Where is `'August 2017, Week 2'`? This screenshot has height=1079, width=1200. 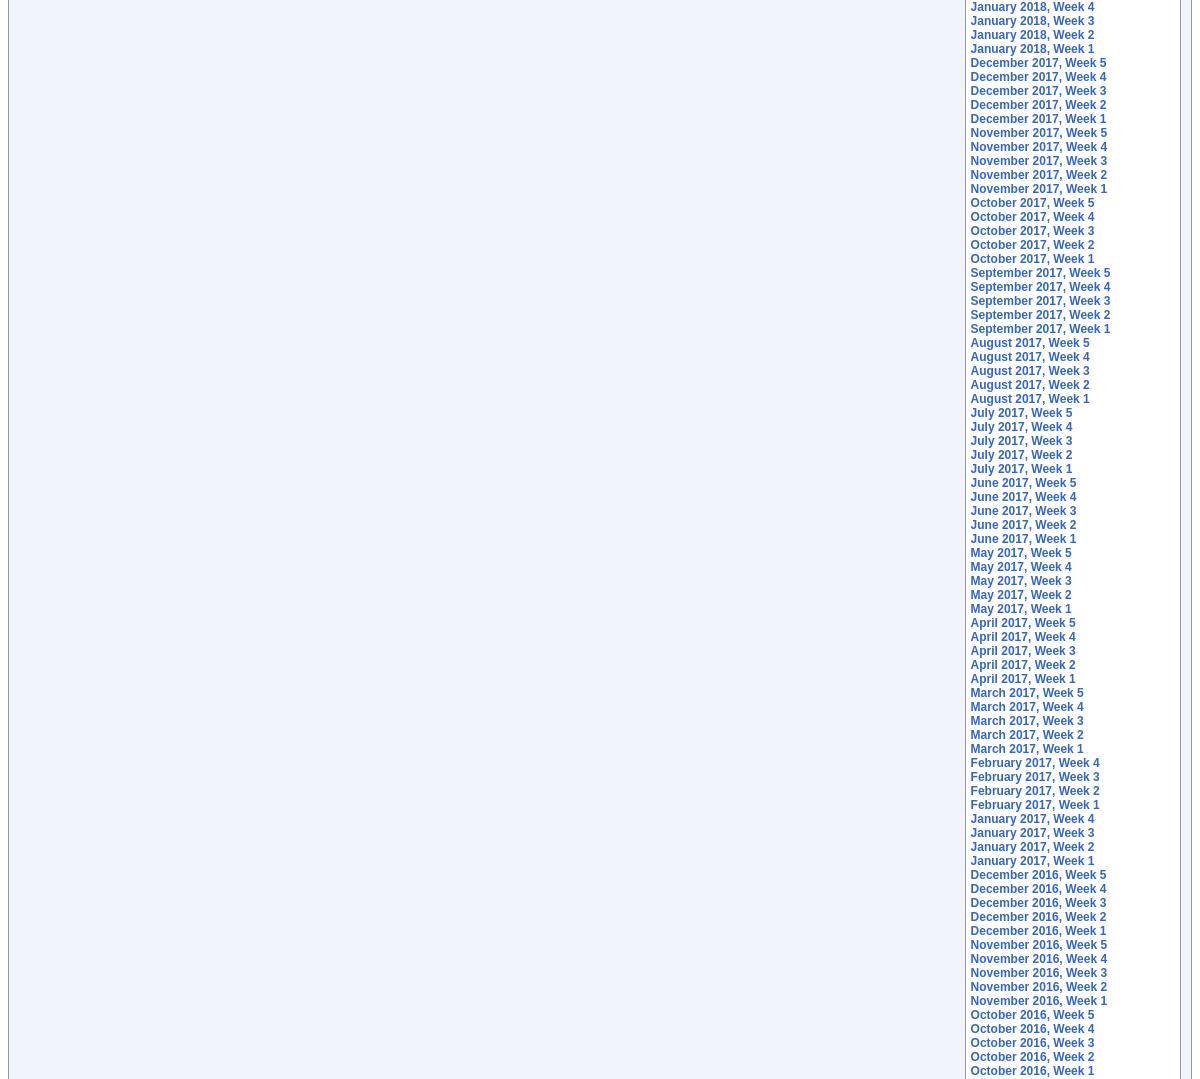 'August 2017, Week 2' is located at coordinates (1029, 383).